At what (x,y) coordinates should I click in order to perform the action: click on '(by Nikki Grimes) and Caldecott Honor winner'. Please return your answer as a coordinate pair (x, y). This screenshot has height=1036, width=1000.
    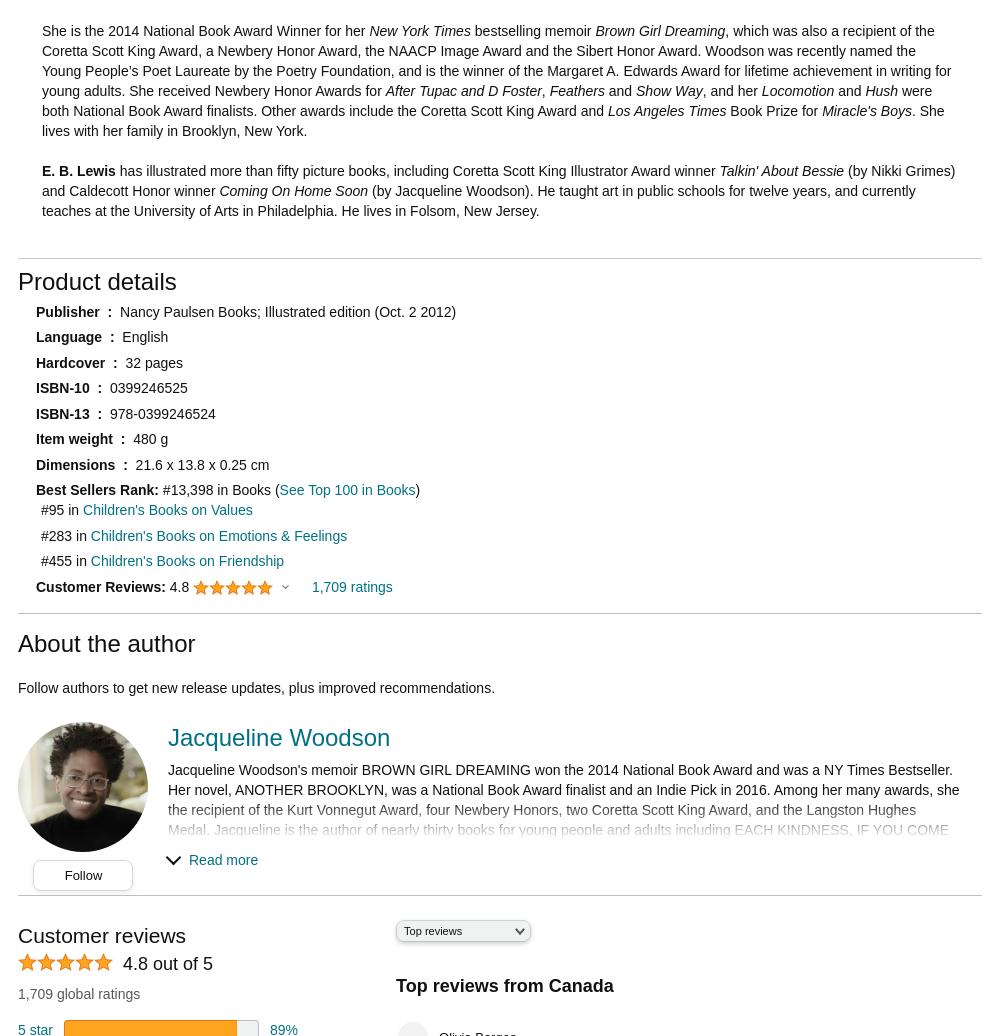
    Looking at the image, I should click on (497, 179).